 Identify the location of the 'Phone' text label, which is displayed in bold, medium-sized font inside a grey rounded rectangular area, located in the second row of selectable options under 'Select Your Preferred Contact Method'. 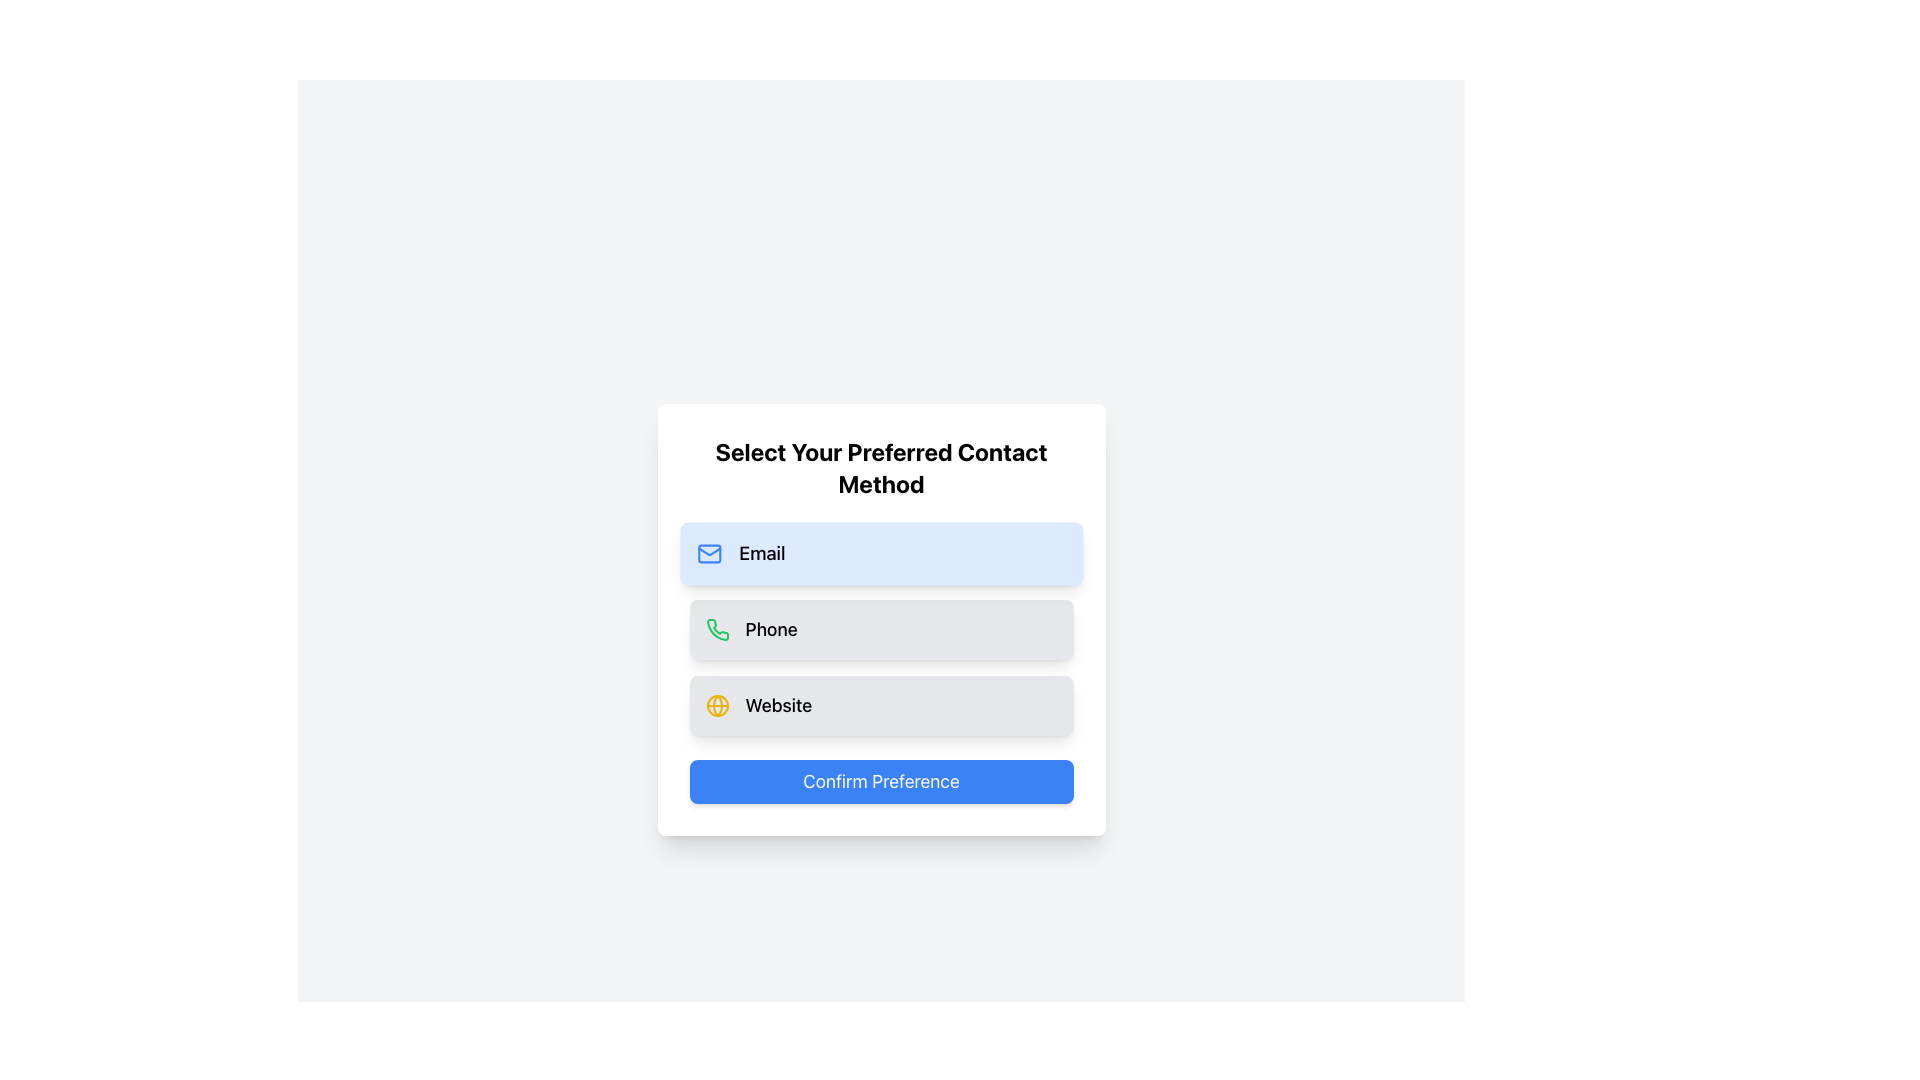
(770, 628).